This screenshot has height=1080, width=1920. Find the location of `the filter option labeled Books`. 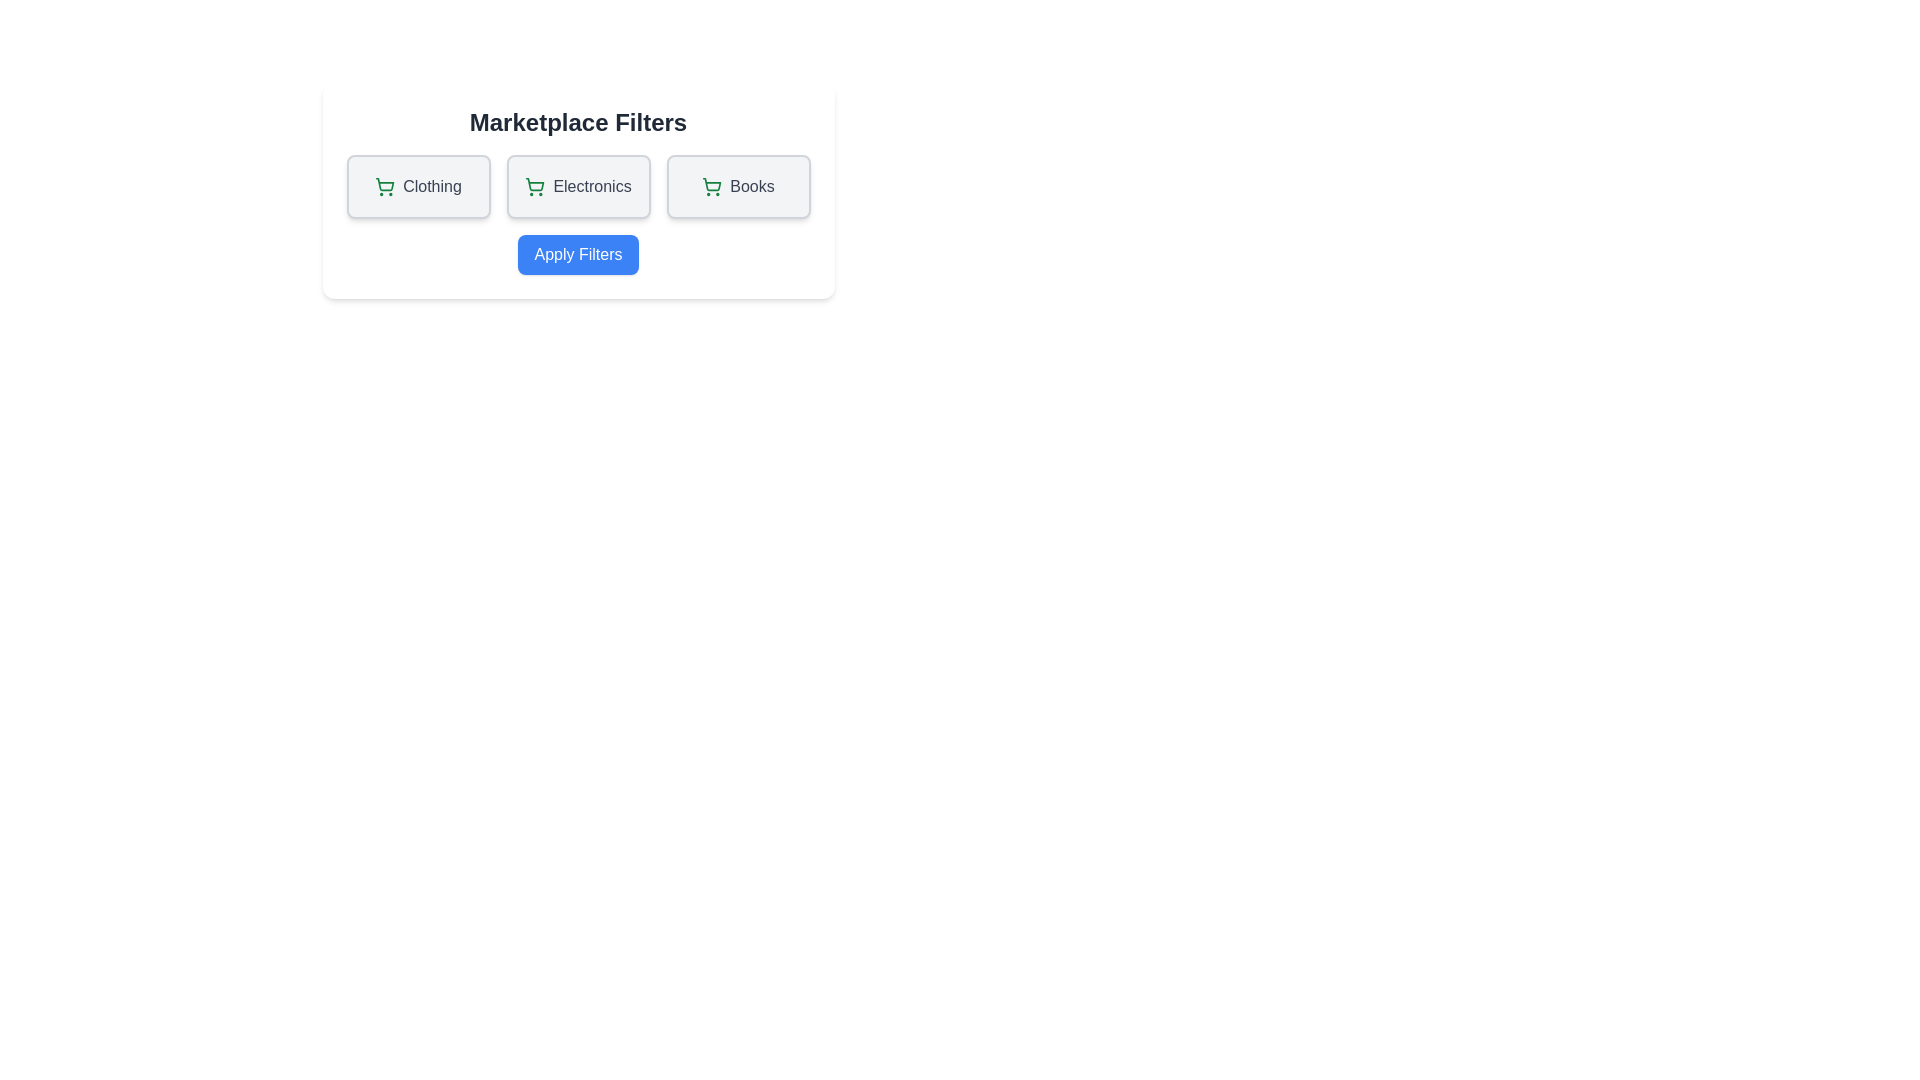

the filter option labeled Books is located at coordinates (737, 186).